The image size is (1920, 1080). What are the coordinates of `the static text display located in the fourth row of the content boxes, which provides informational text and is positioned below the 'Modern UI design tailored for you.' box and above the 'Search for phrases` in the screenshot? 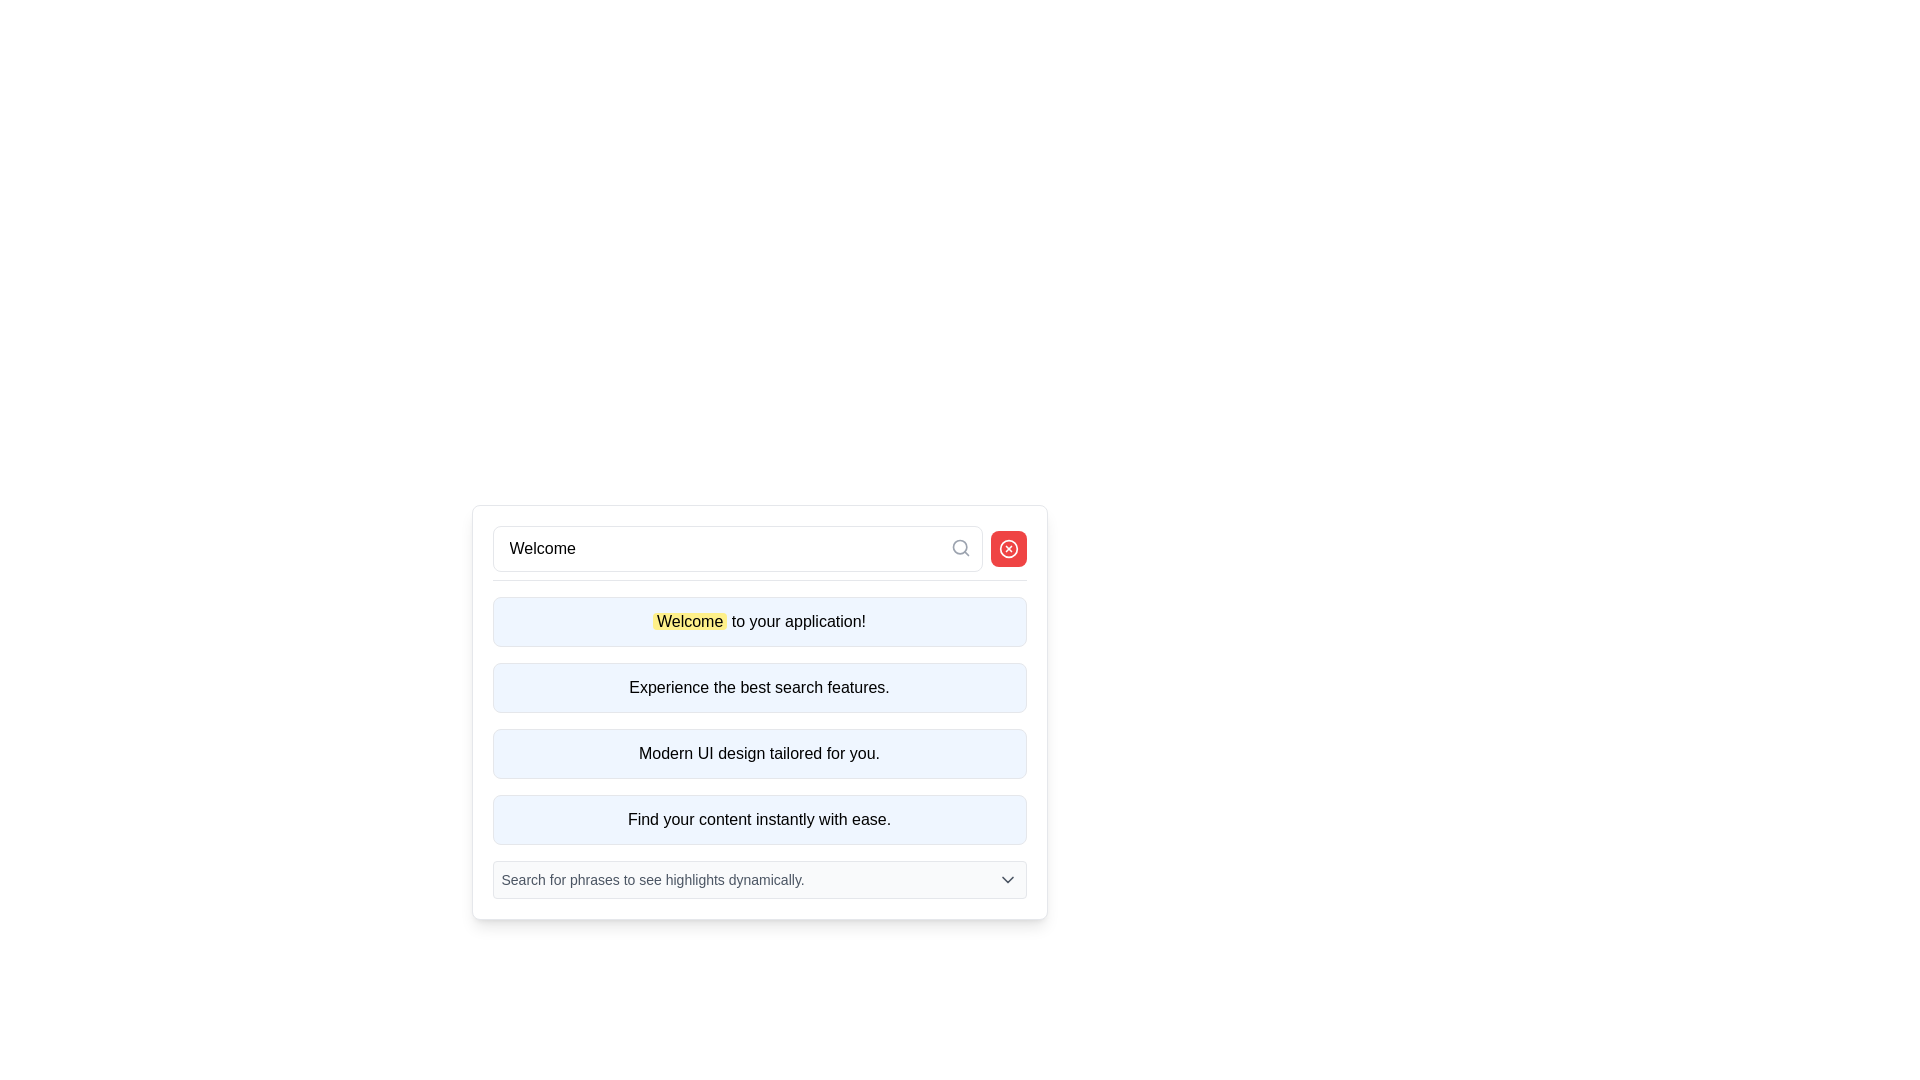 It's located at (758, 820).